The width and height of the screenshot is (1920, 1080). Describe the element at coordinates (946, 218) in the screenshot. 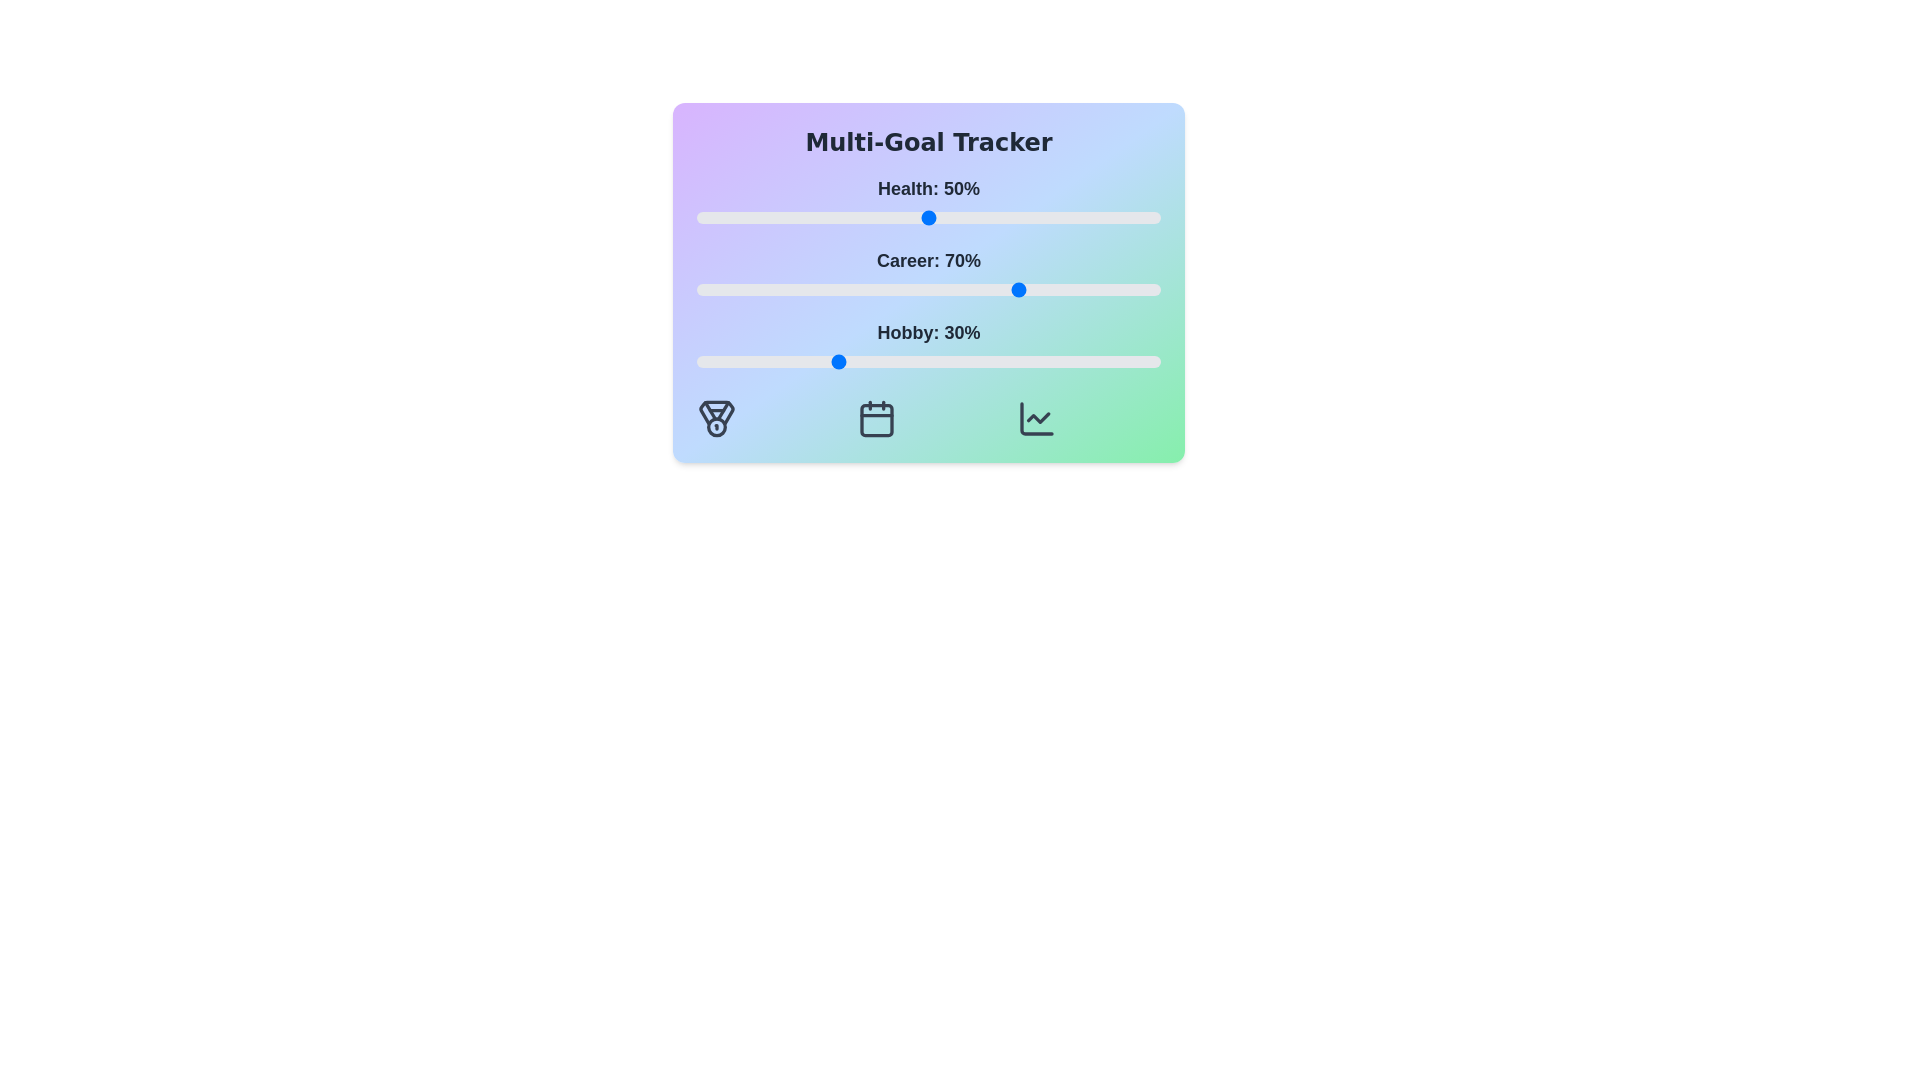

I see `the 'Health' slider to 54%` at that location.